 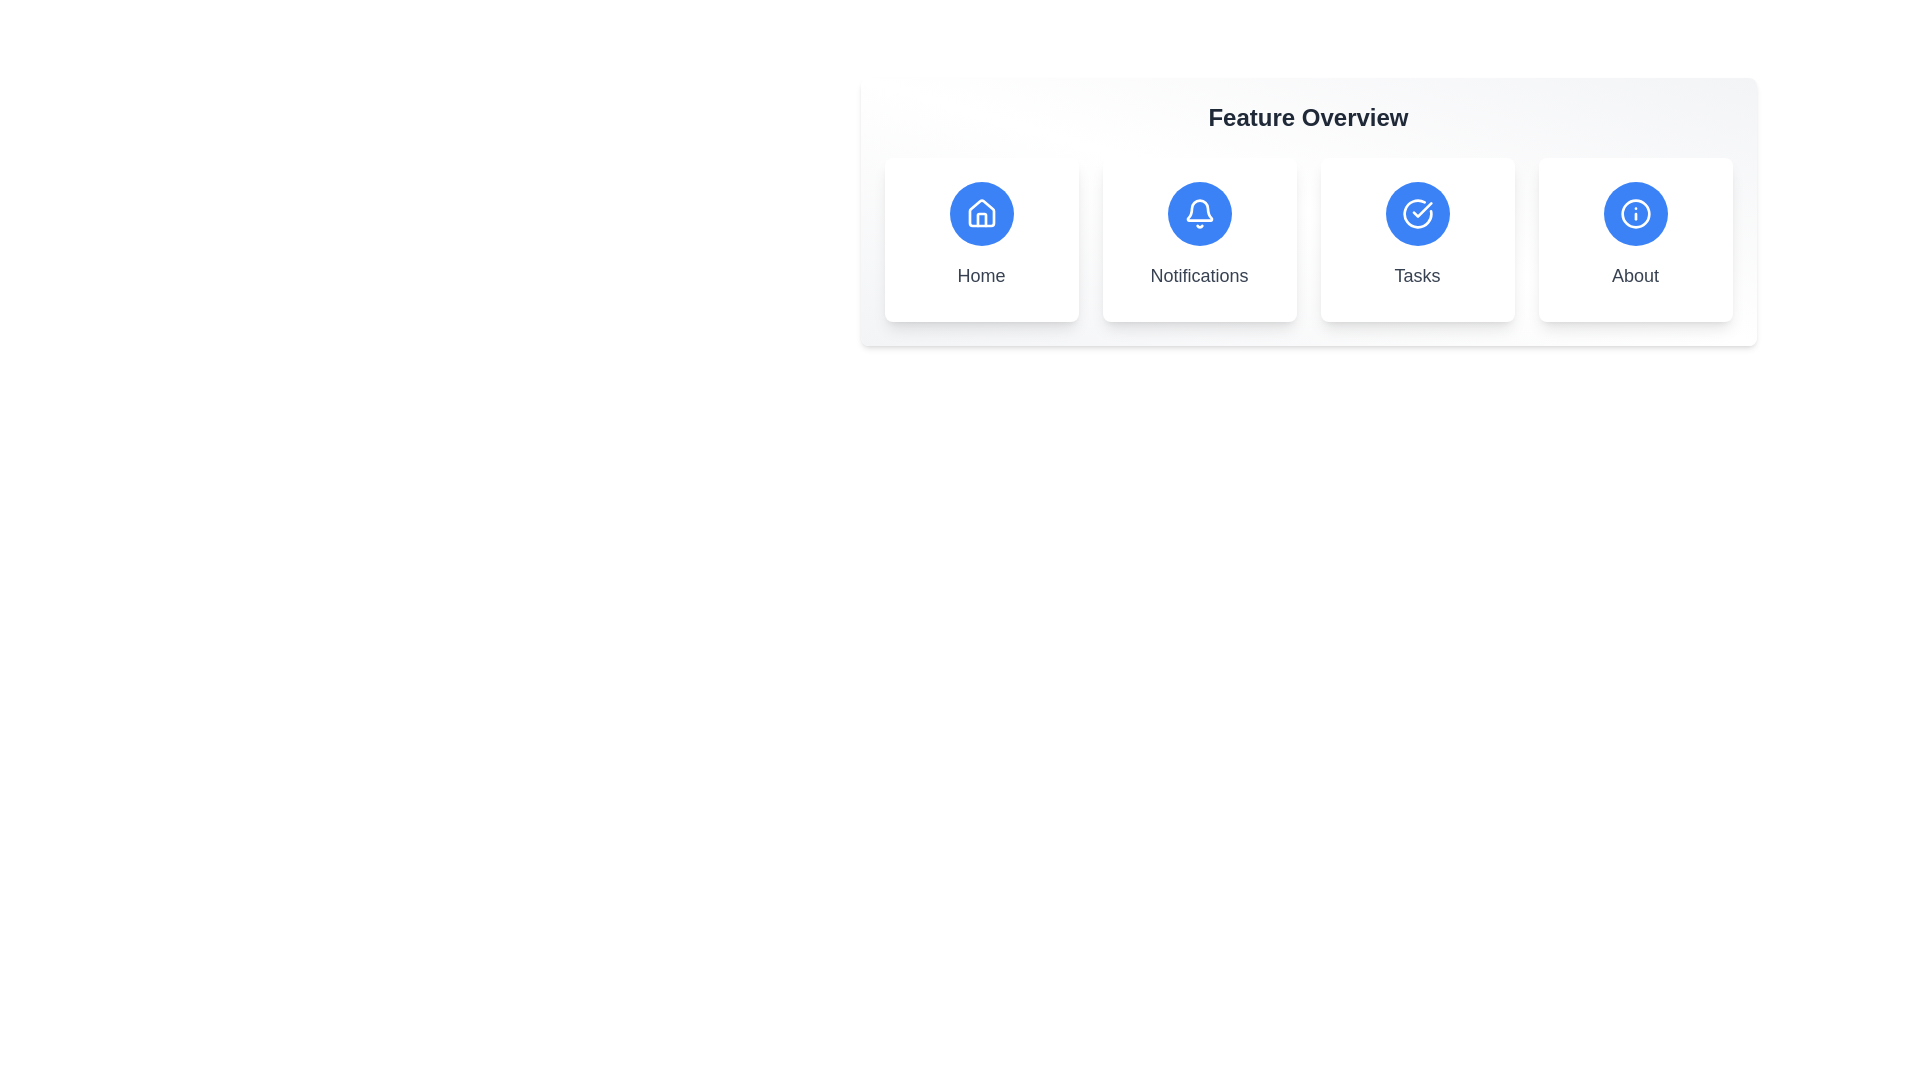 What do you see at coordinates (1416, 213) in the screenshot?
I see `the blue circular glyph with a thin line design forming an arc, located within the third card labeled 'Tasks' under the 'Feature Overview' section, to the left of a checkmark` at bounding box center [1416, 213].